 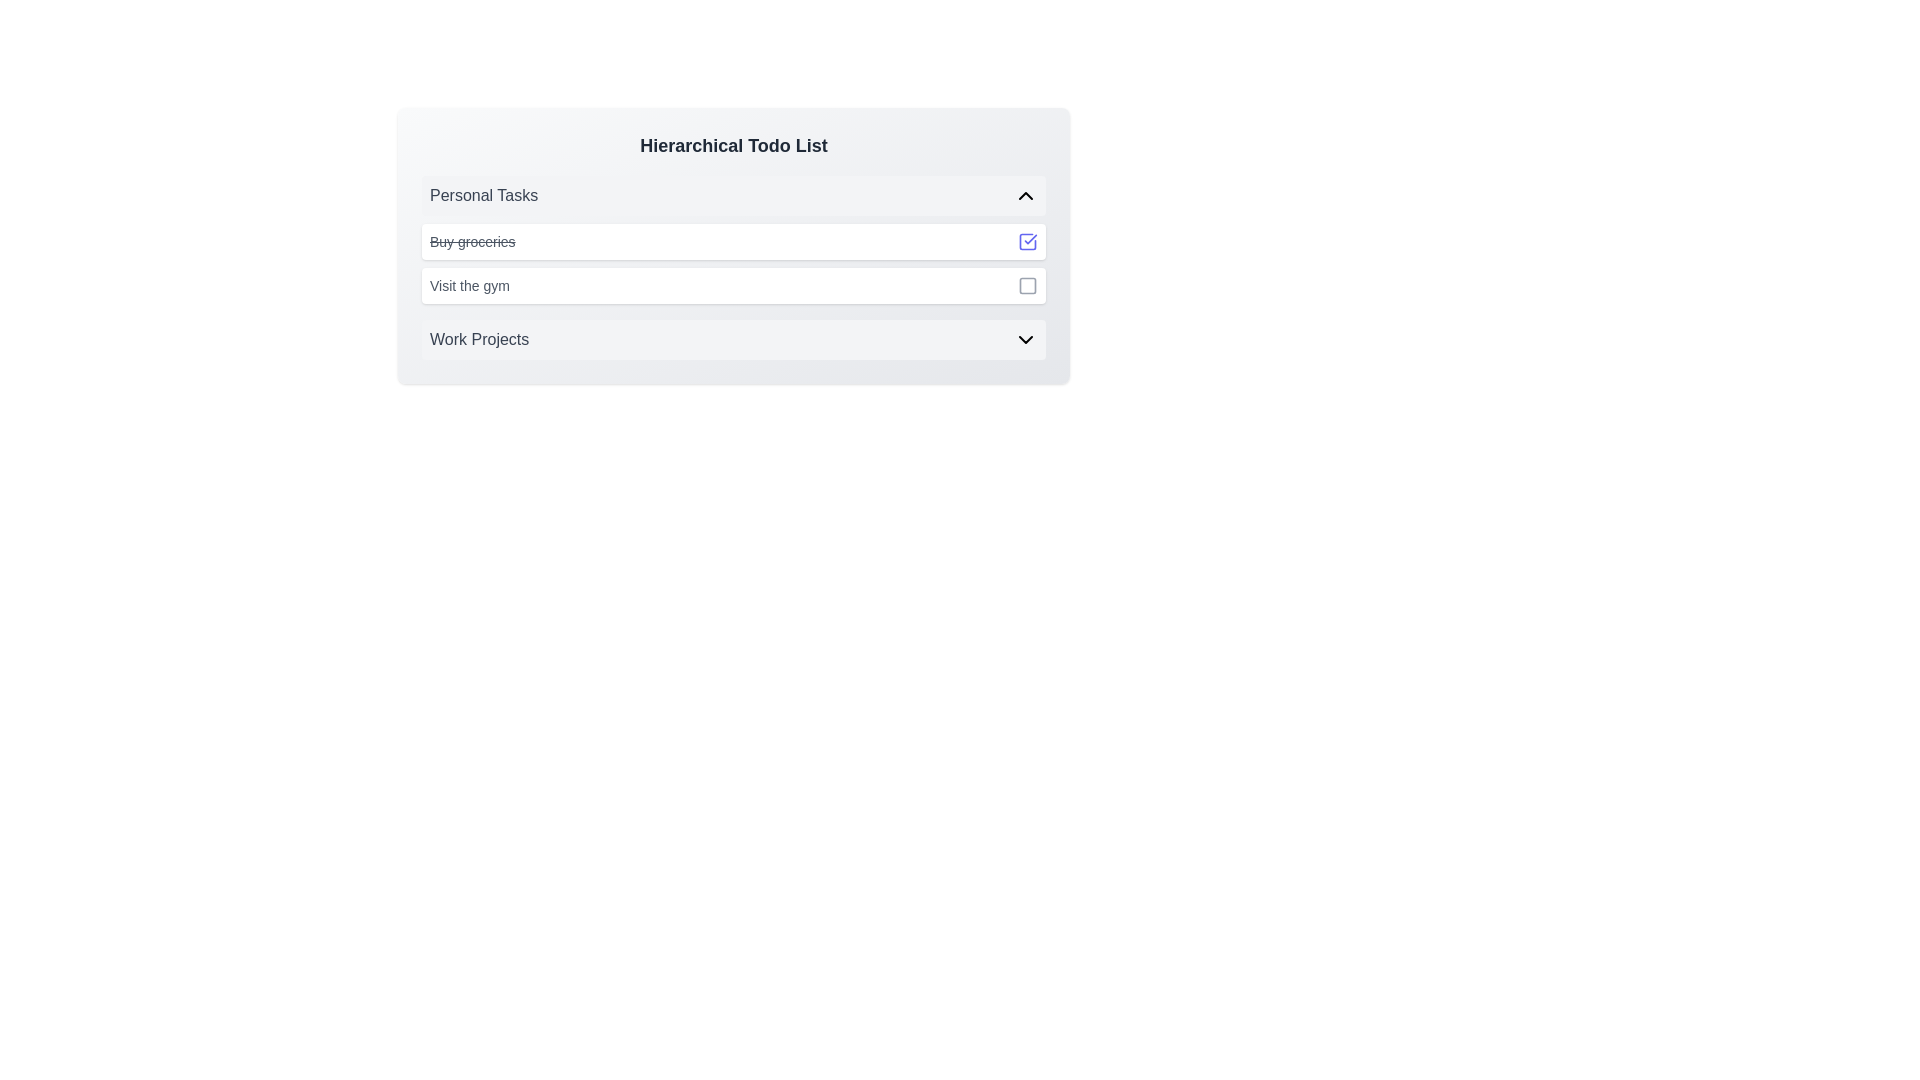 What do you see at coordinates (469, 285) in the screenshot?
I see `the Text Label displaying 'Visit the gym' under the 'Personal Tasks' section` at bounding box center [469, 285].